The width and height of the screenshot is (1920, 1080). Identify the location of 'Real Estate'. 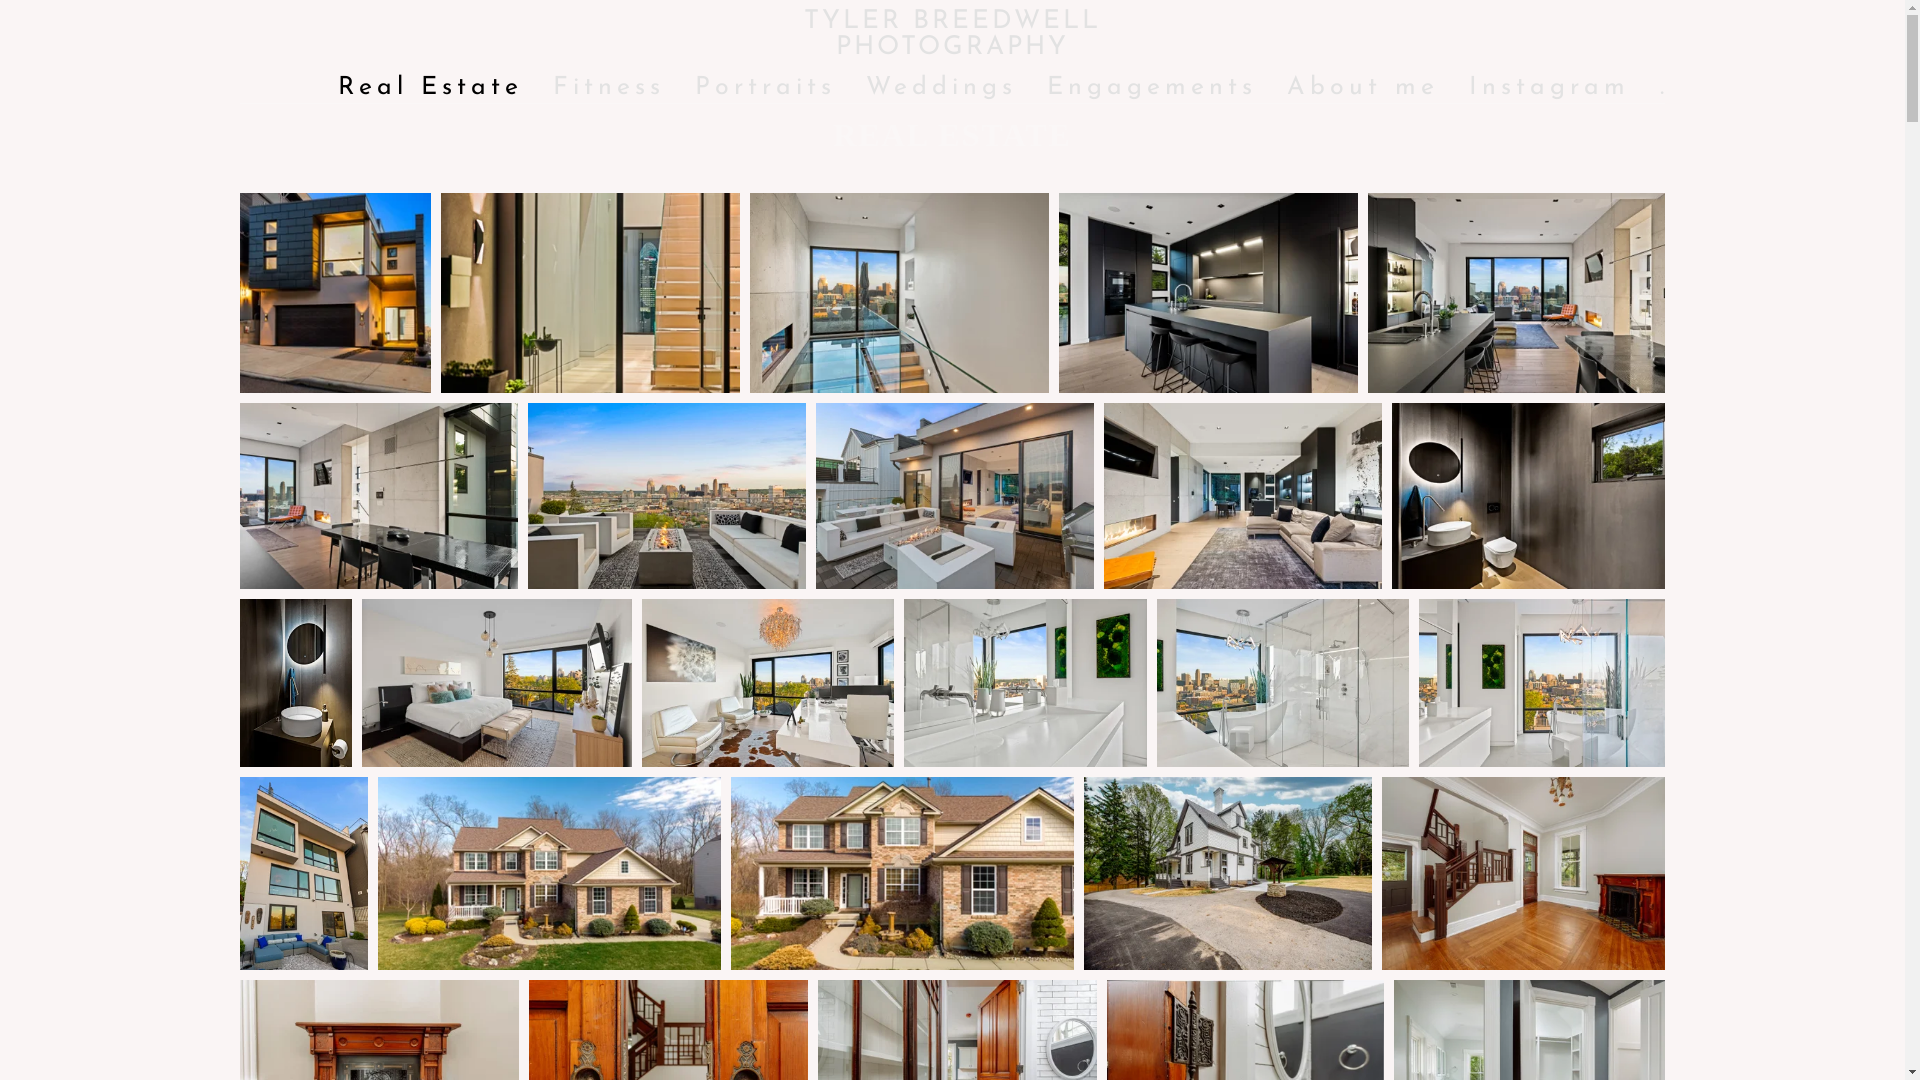
(428, 86).